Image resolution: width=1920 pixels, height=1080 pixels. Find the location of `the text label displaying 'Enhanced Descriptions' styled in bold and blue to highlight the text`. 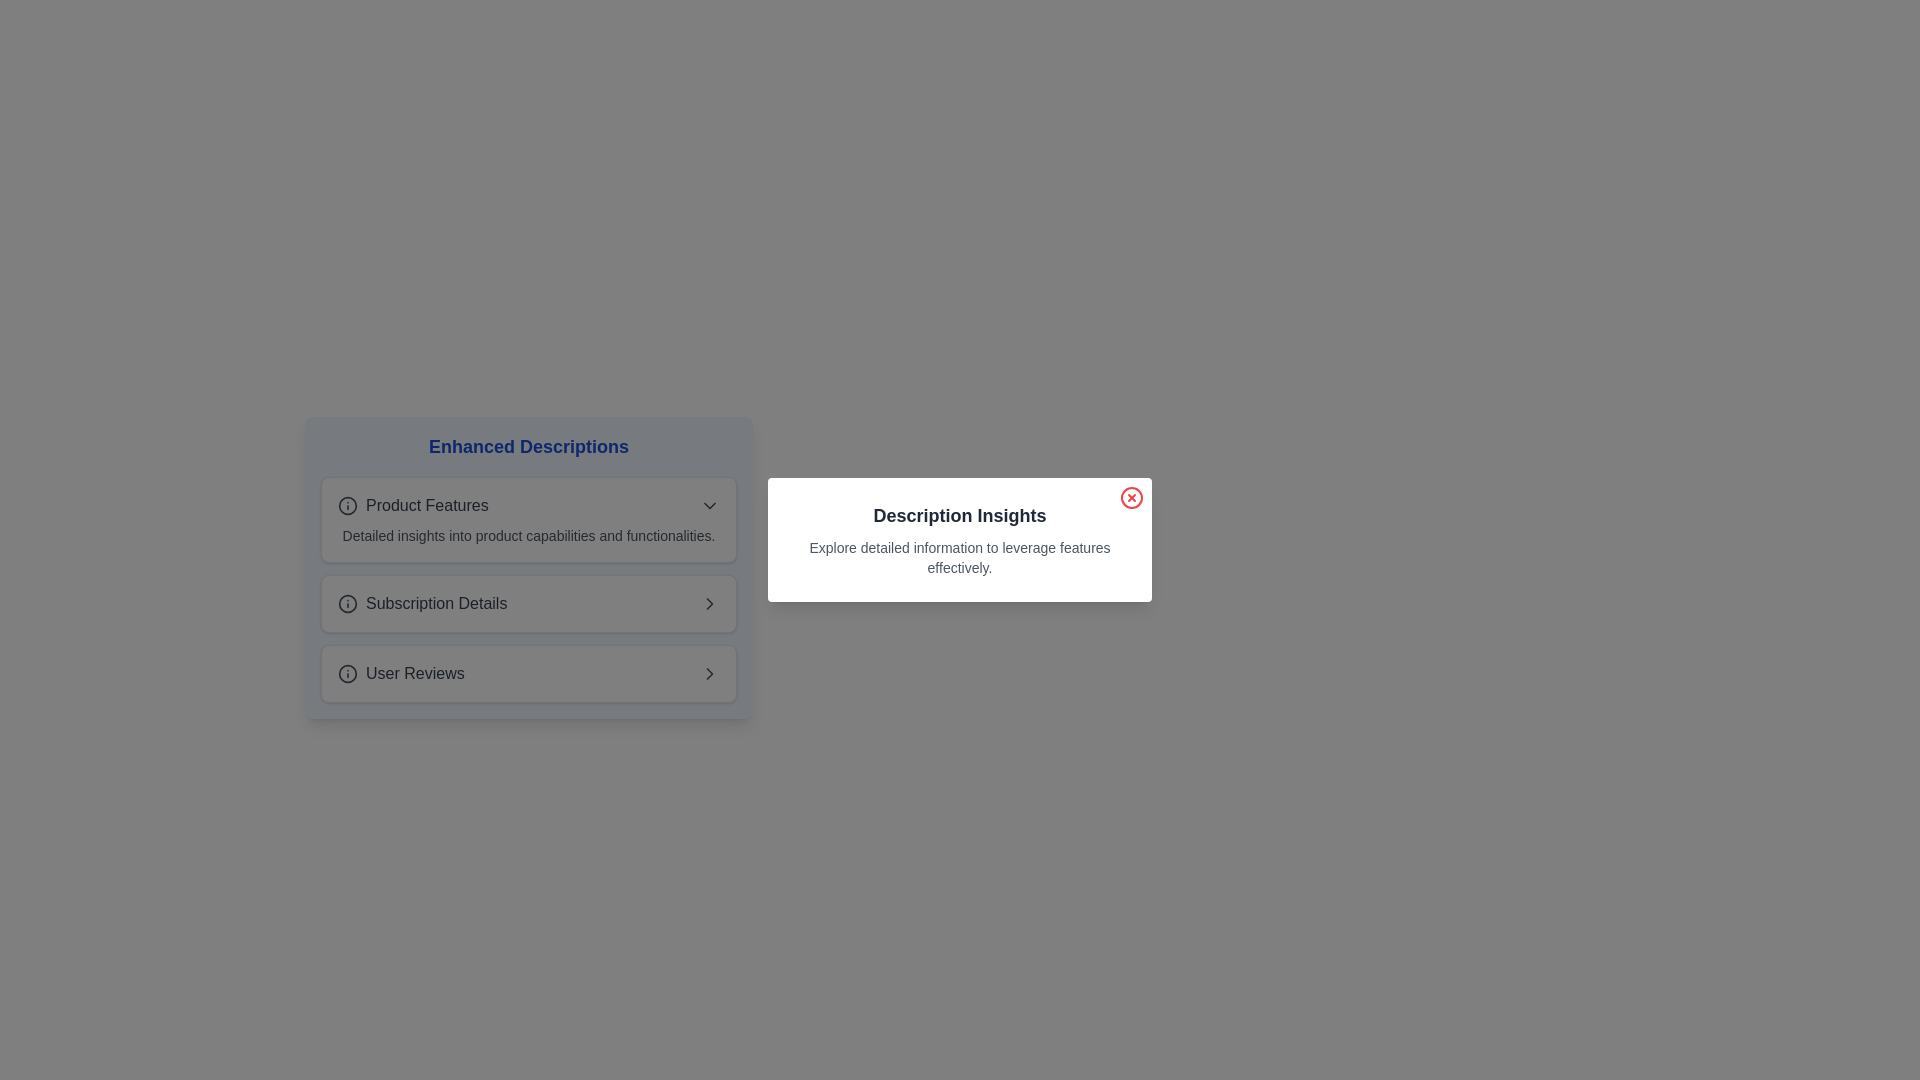

the text label displaying 'Enhanced Descriptions' styled in bold and blue to highlight the text is located at coordinates (528, 446).